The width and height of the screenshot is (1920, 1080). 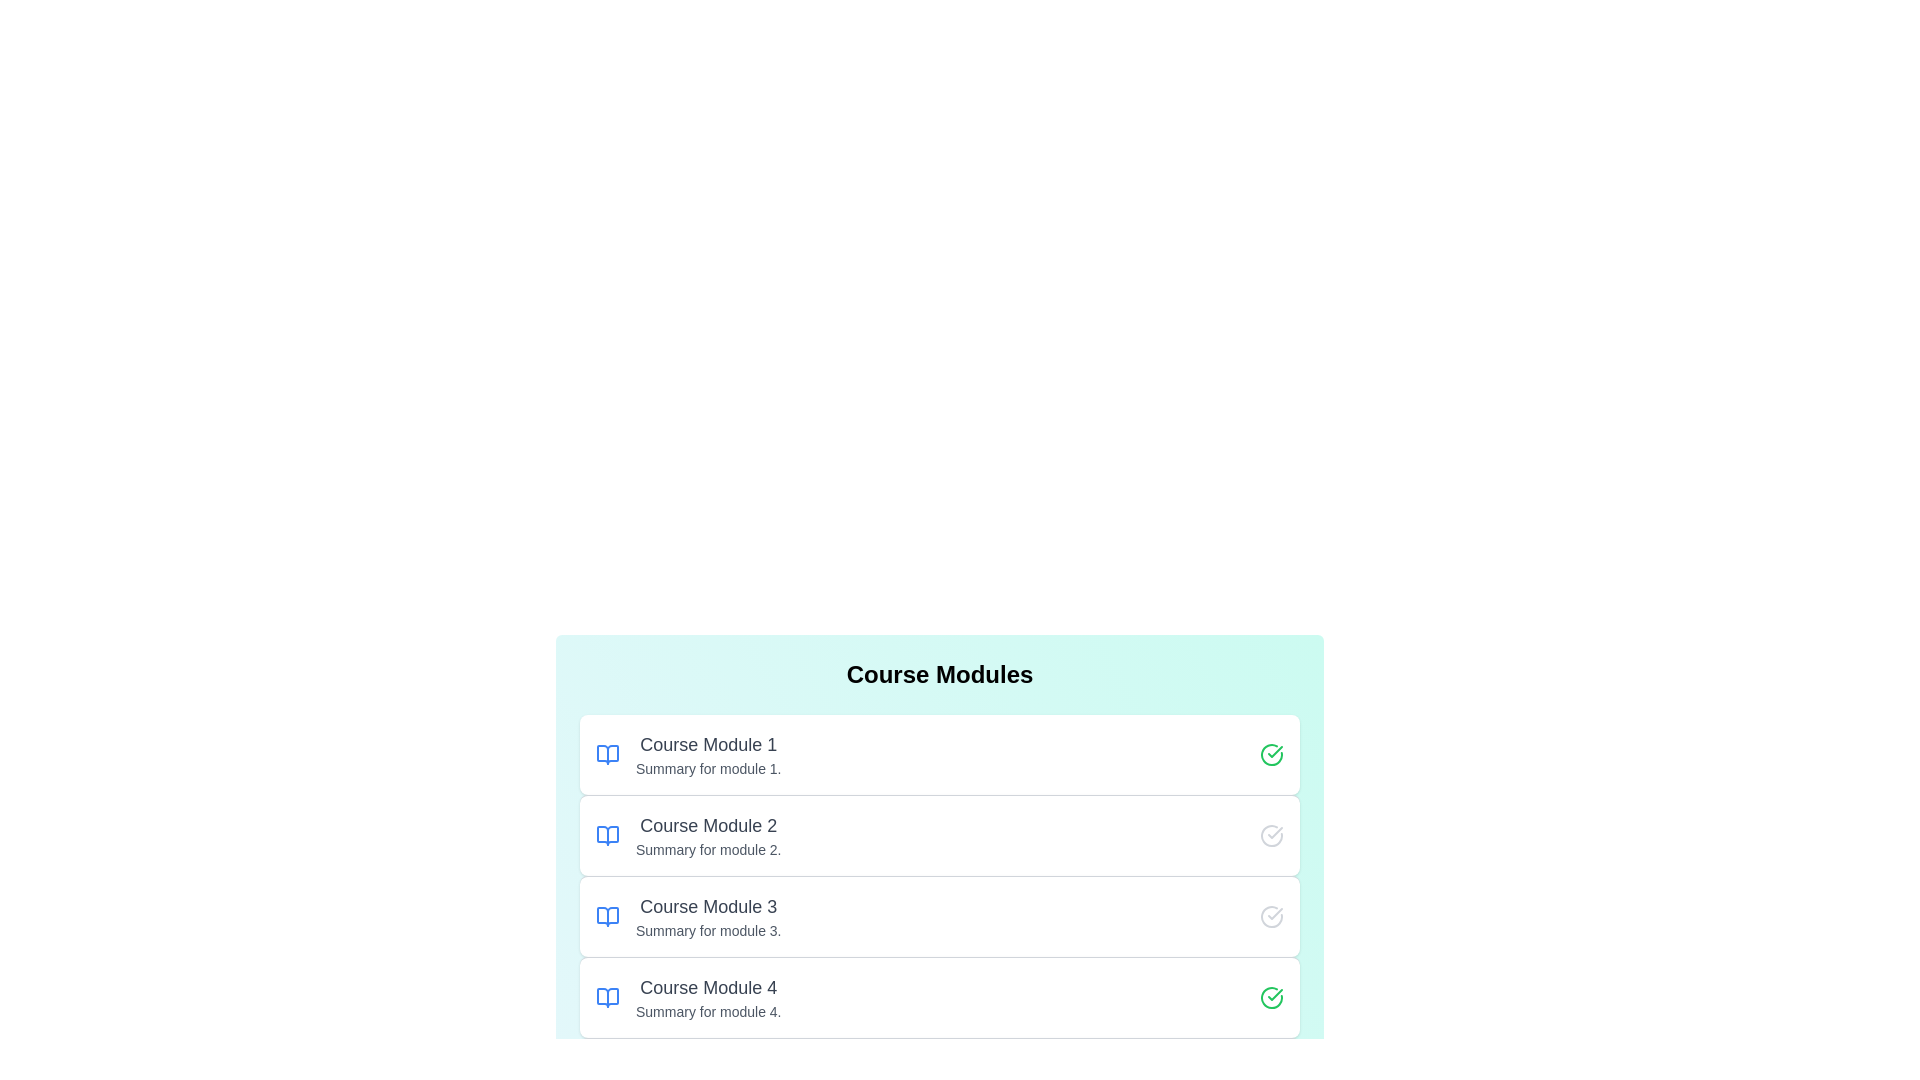 I want to click on the module titled Course Module 3 to read its description, so click(x=939, y=916).